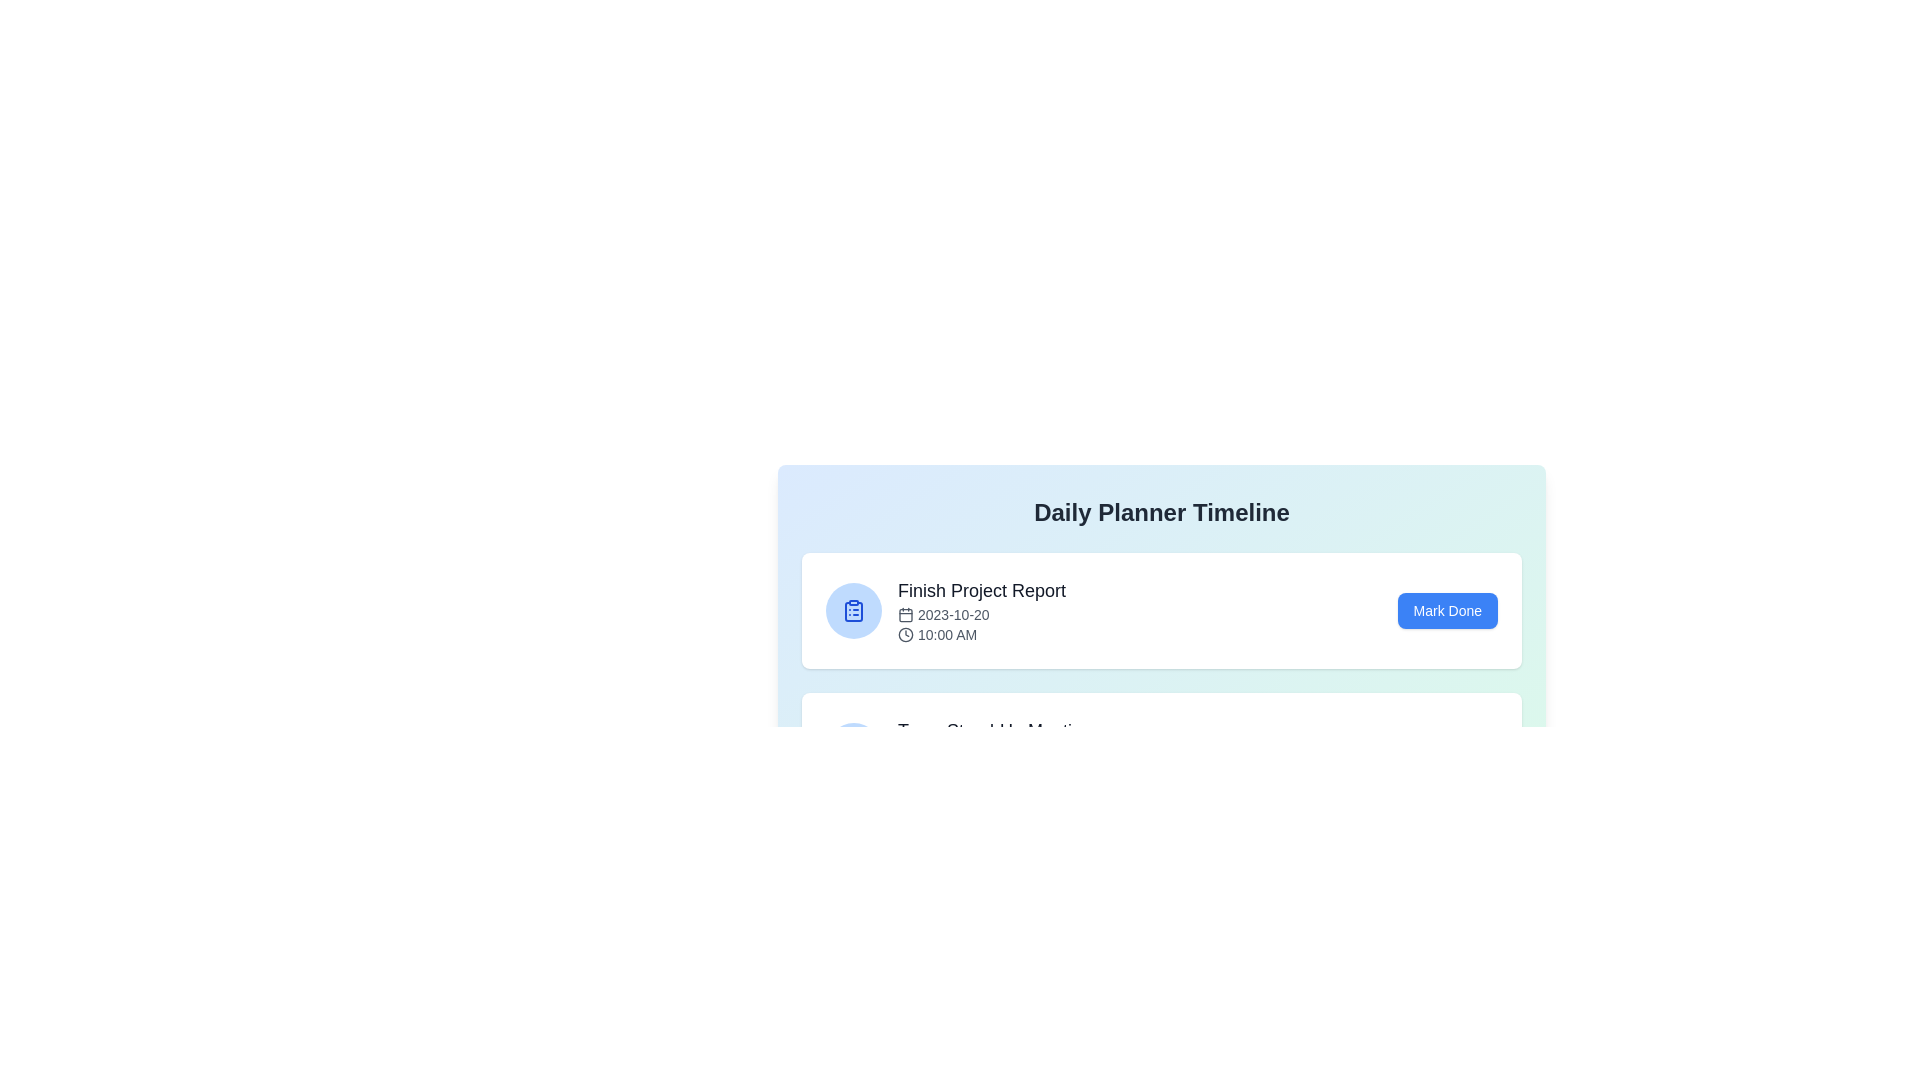 This screenshot has height=1080, width=1920. What do you see at coordinates (982, 609) in the screenshot?
I see `the text of the event details to highlight it` at bounding box center [982, 609].